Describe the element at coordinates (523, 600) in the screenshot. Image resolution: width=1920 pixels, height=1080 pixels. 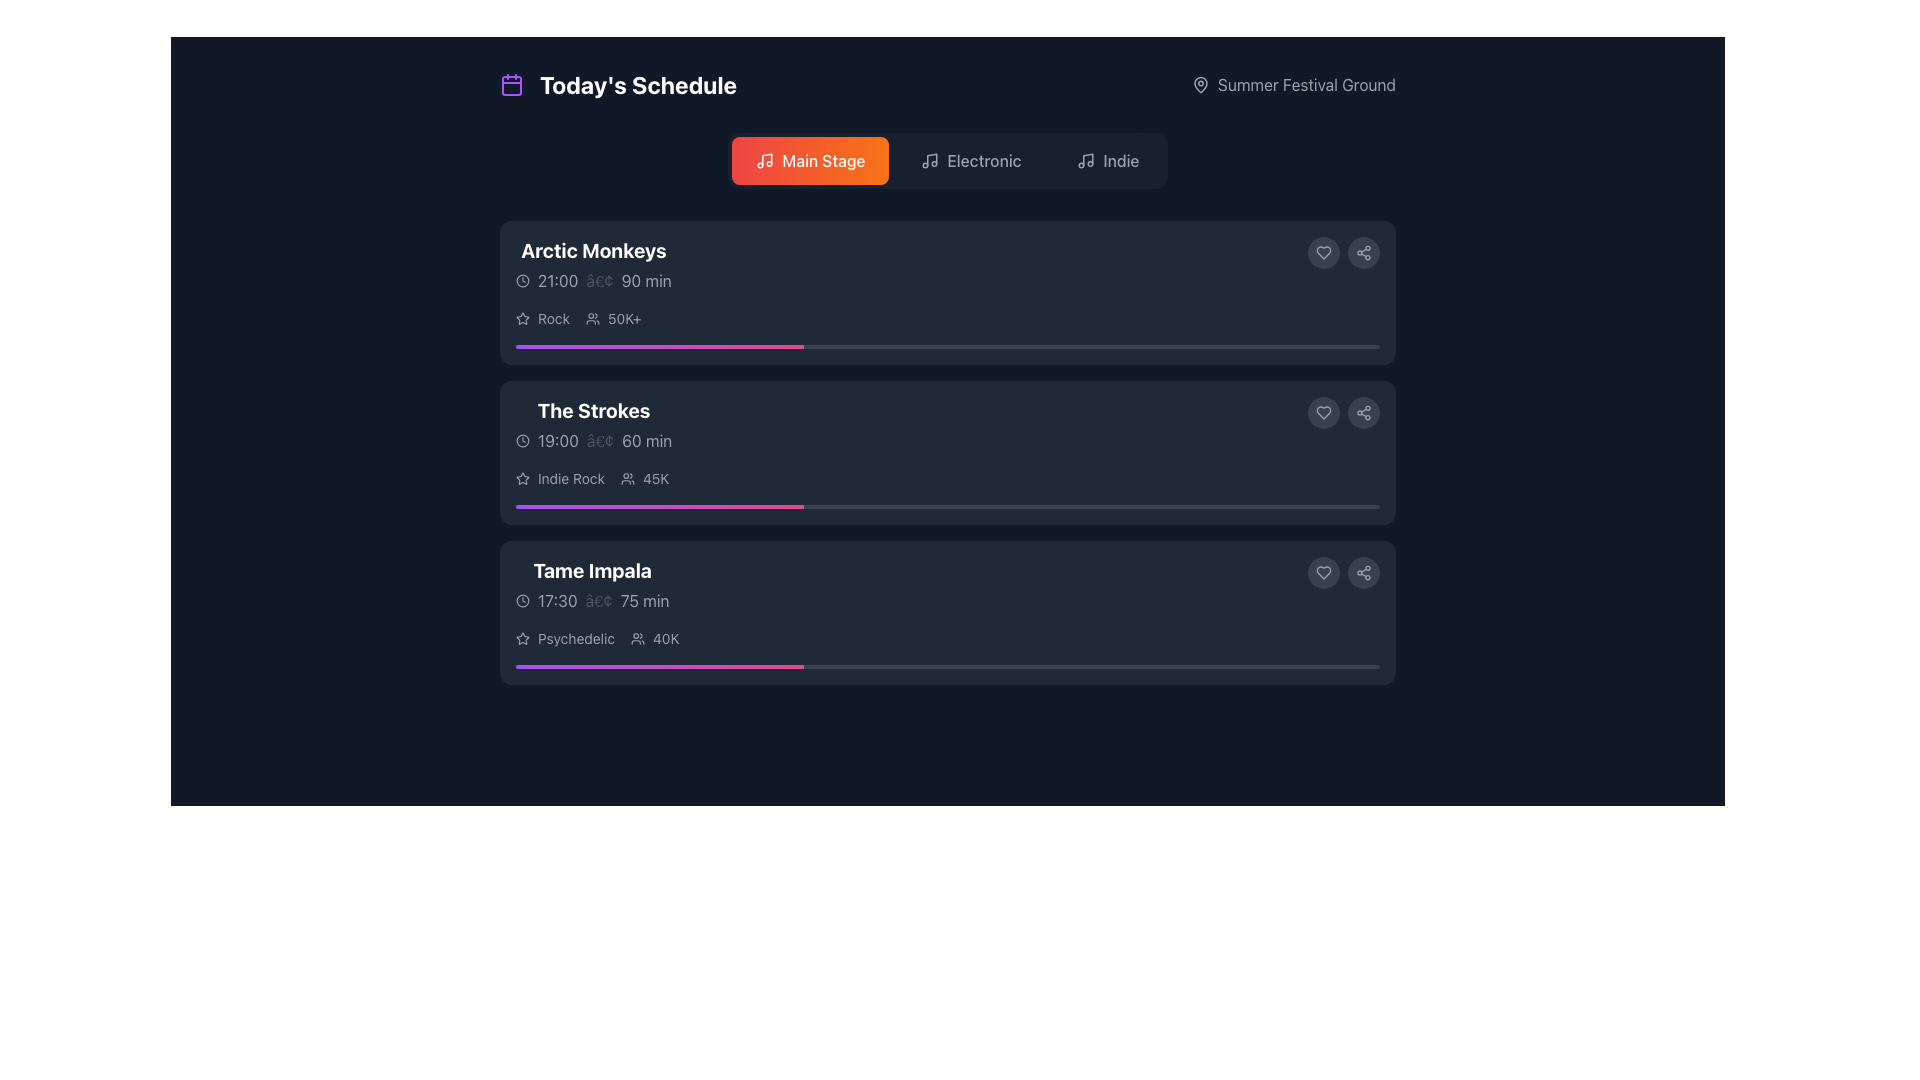
I see `the clock icon with a circular outline and clock hands, which is the first item in the horizontal layout containing the text '17:30 • 75 min' for the schedule entry of 'Tame Impala'` at that location.